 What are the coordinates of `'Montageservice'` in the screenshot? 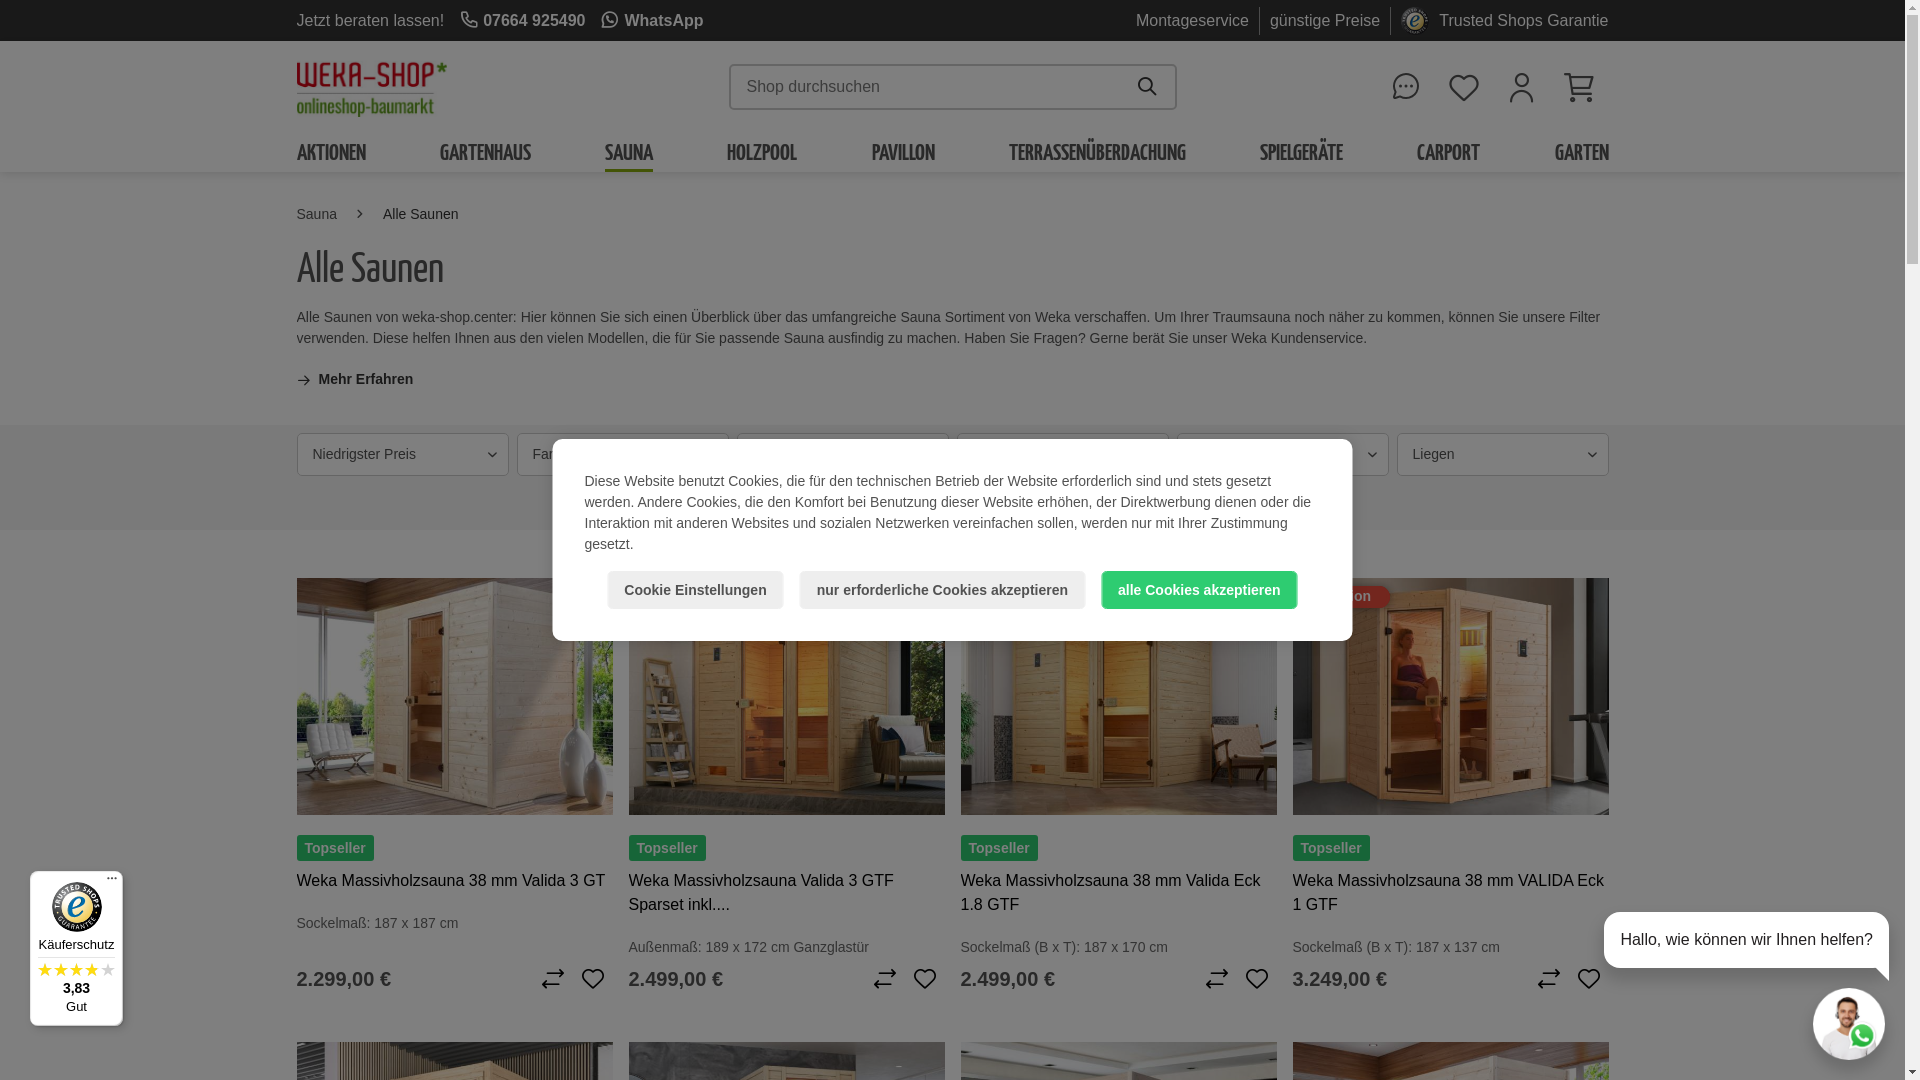 It's located at (1192, 19).